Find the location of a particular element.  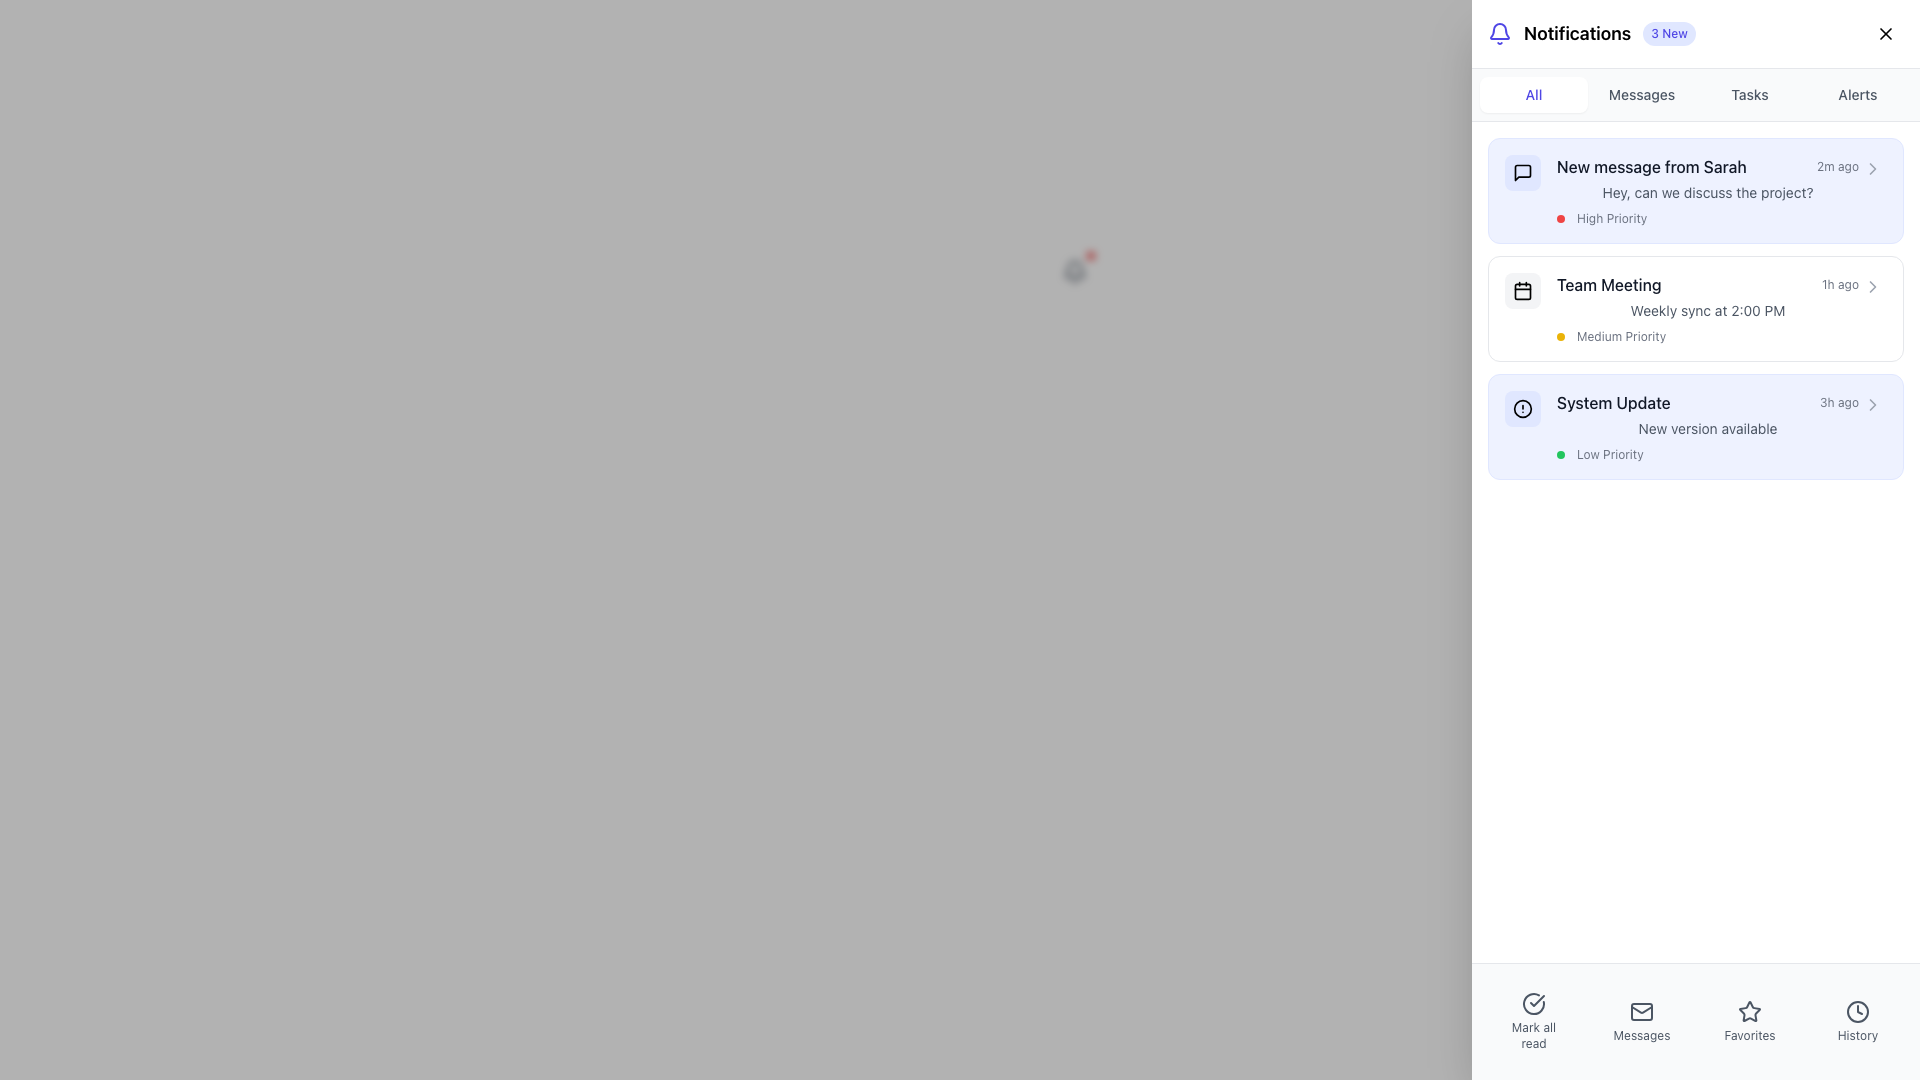

the small square speech bubble icon outlined with black strokes located in the first notification card, aligned with the title of the notification is located at coordinates (1521, 172).